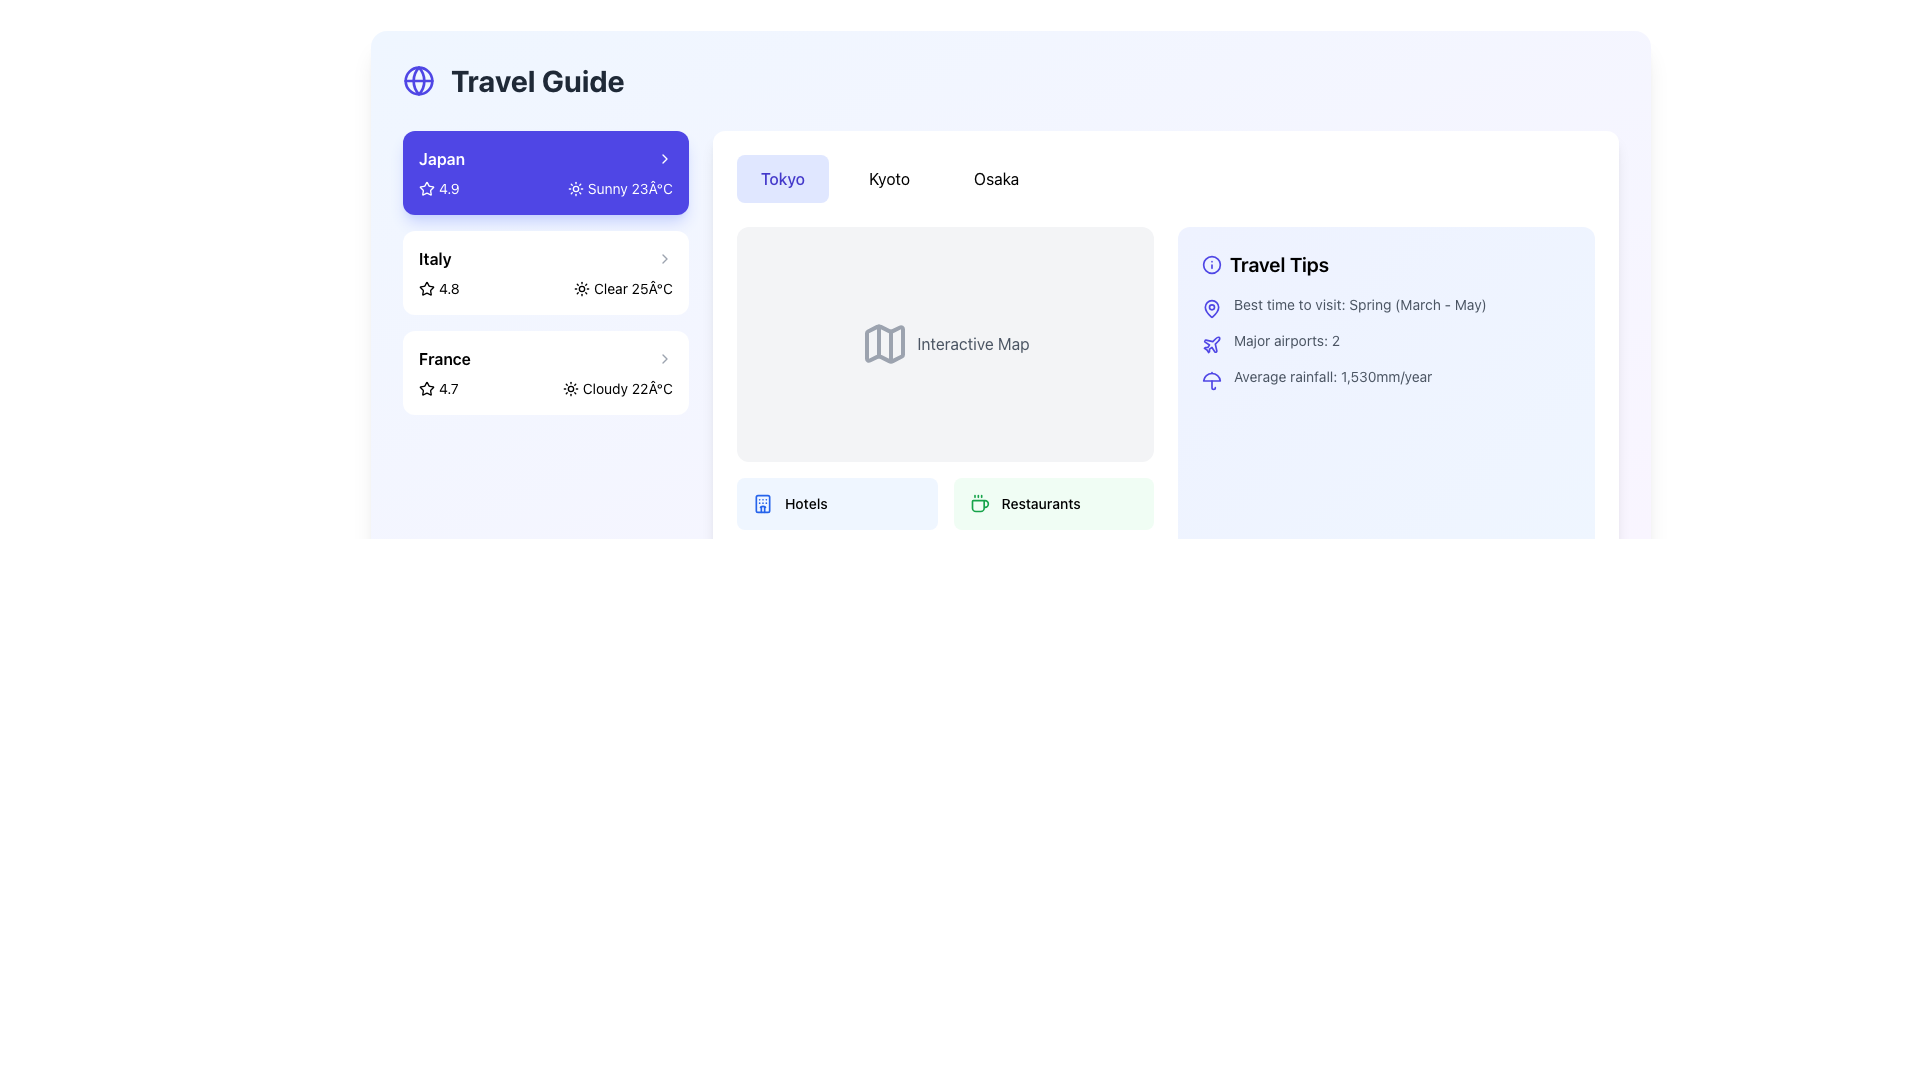  I want to click on the weather information element for France, which is located on the third row of a vertical list and is adjacent to the text '4.7' and a star icon, so click(616, 389).